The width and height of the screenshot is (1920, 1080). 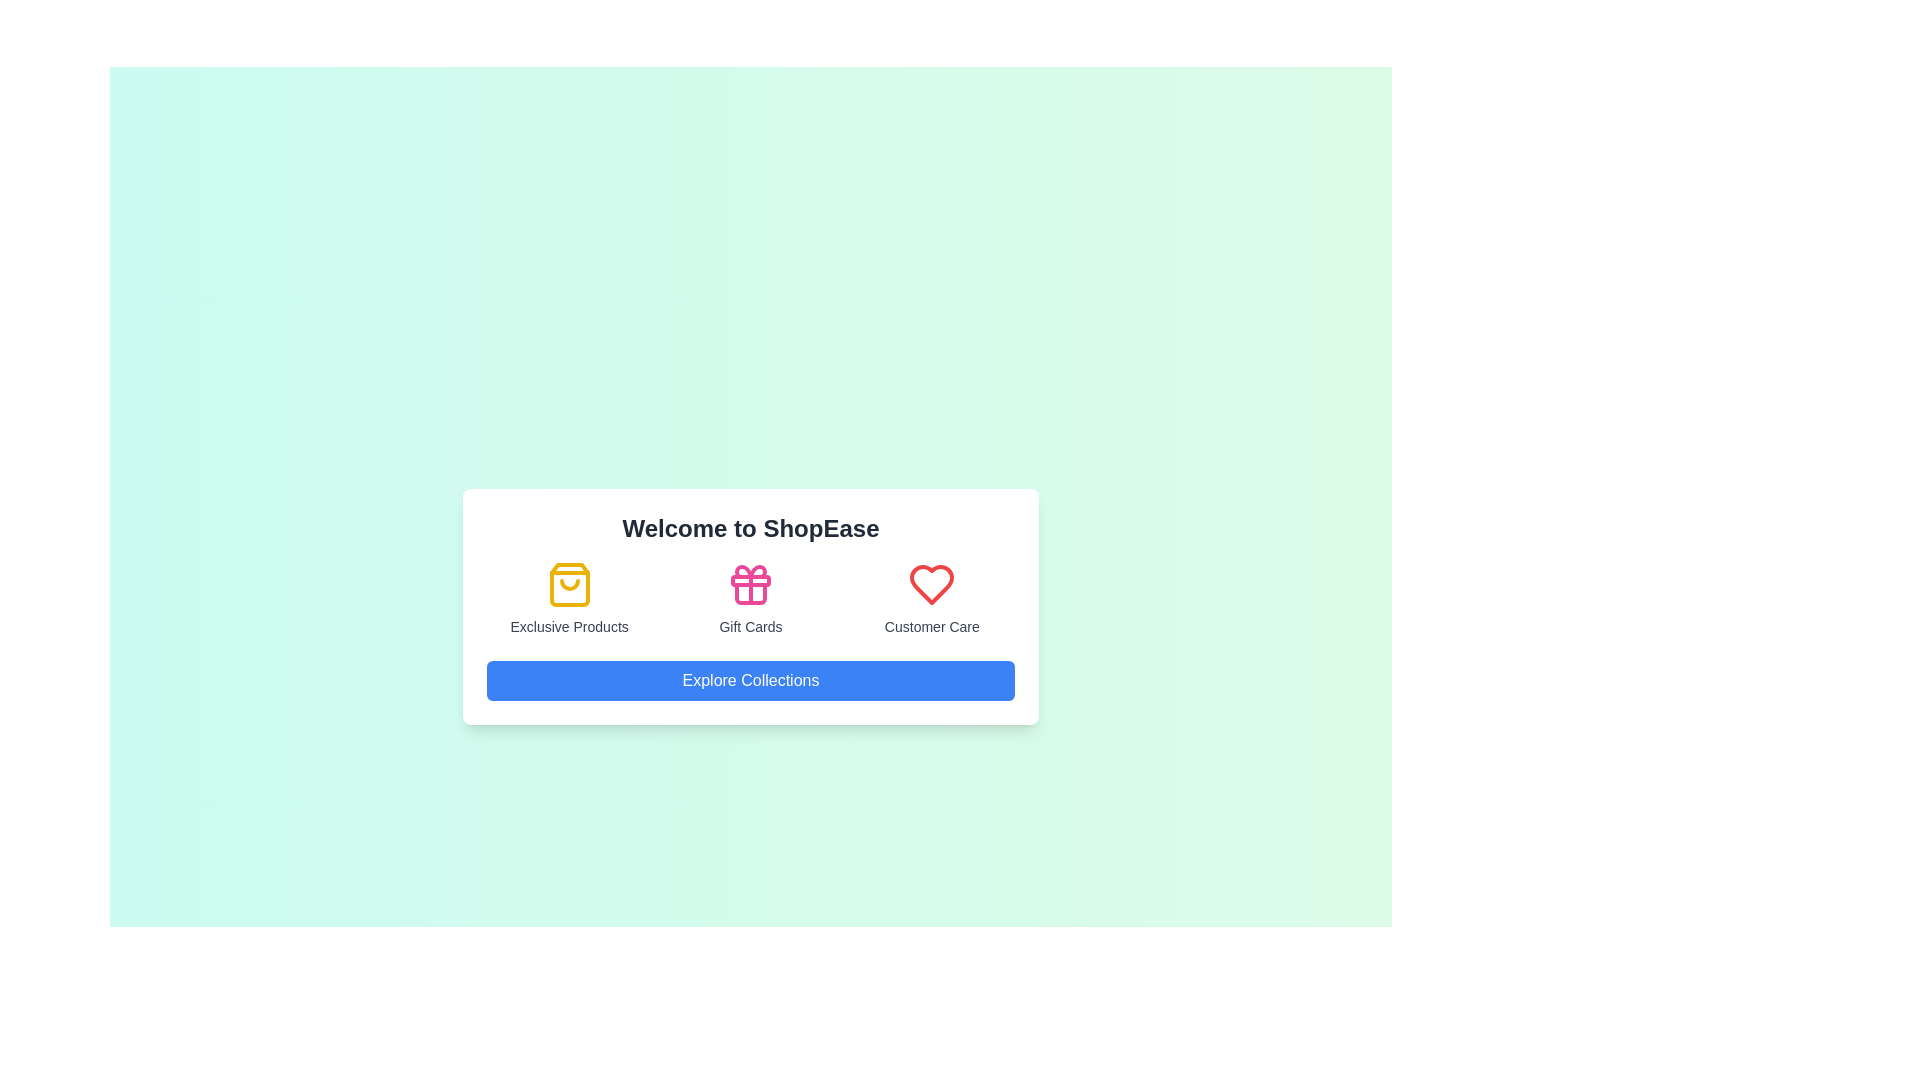 I want to click on the 'Customer Care' informative label with a heart icon located at the bottom-right of the central white card in the interface, so click(x=931, y=597).